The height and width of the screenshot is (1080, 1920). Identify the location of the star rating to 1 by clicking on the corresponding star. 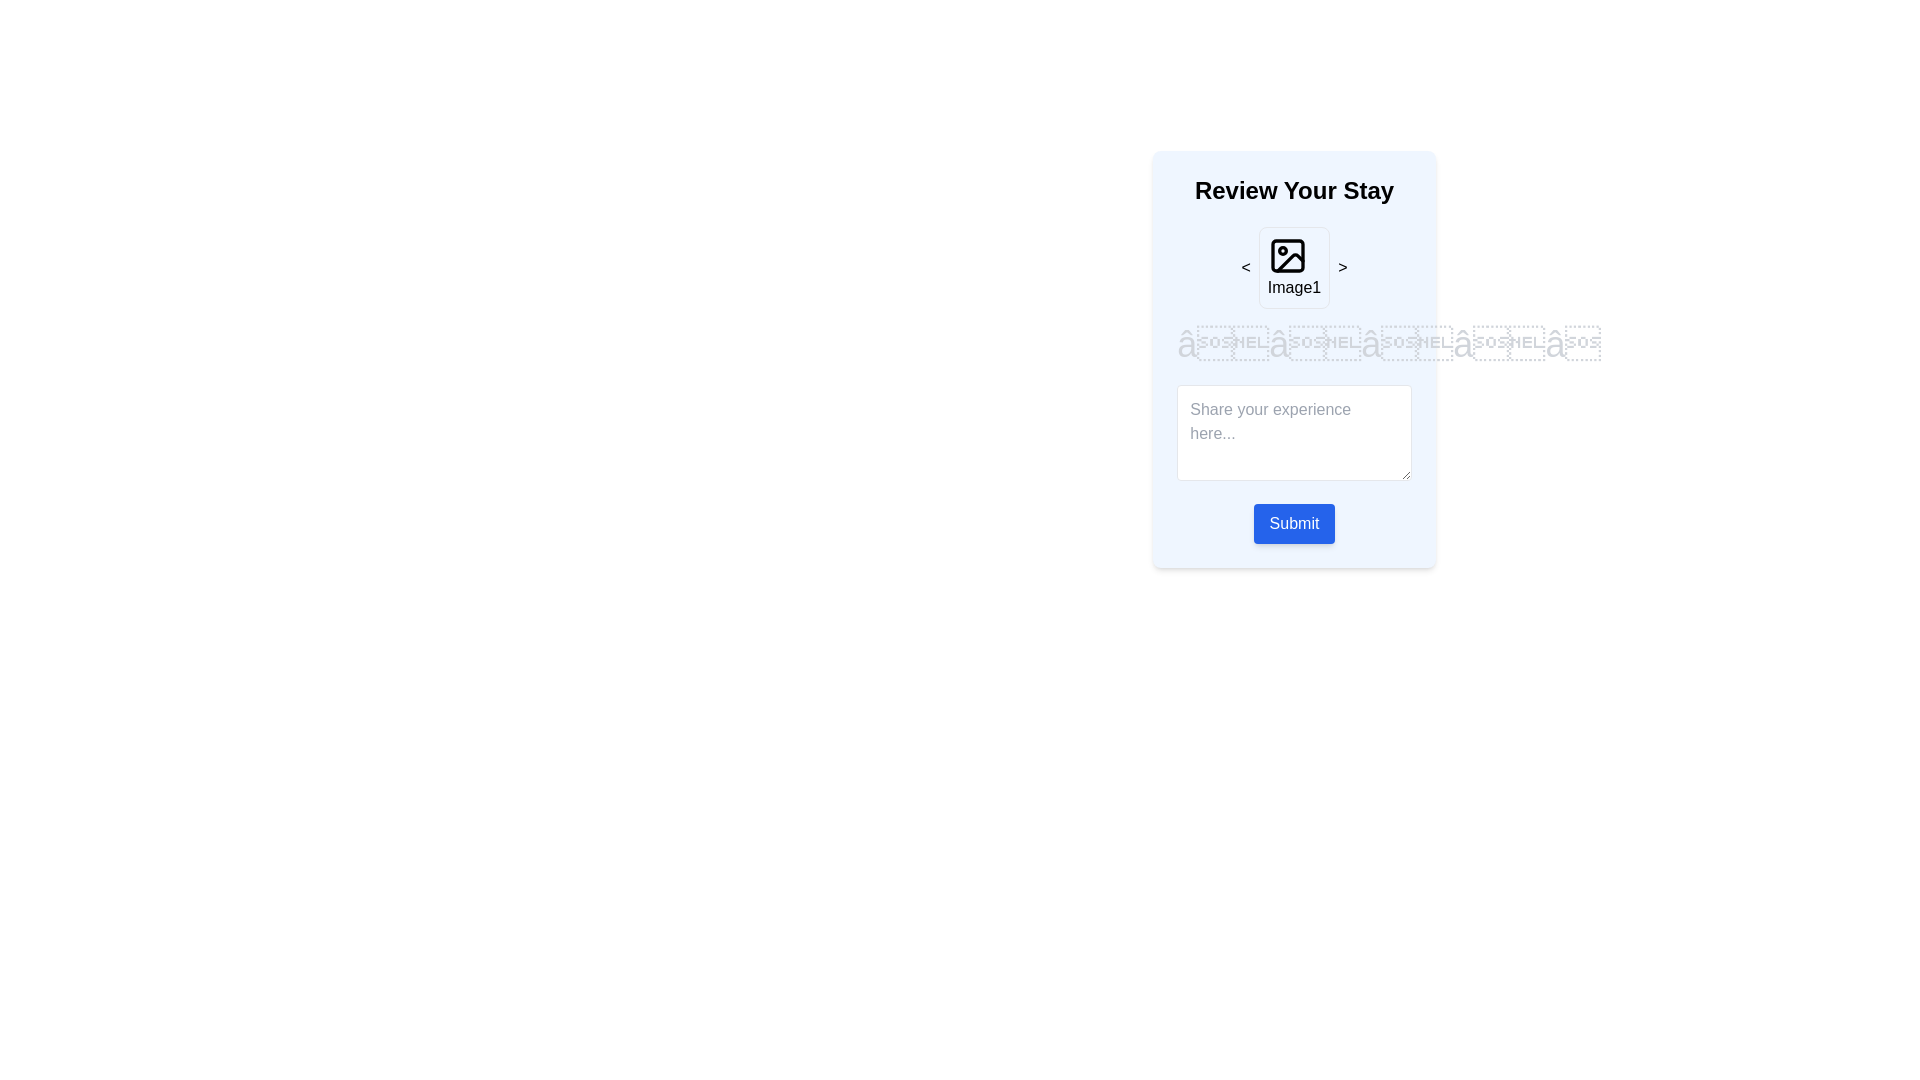
(1222, 343).